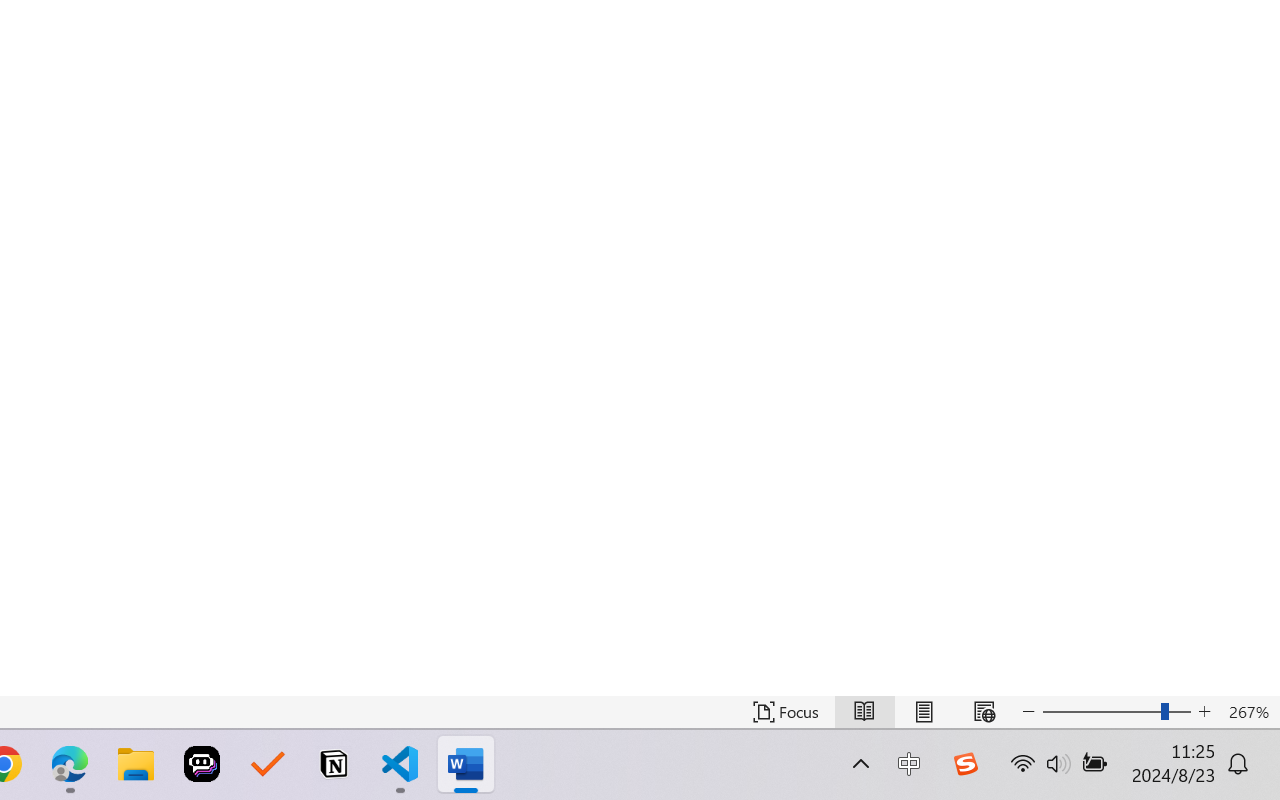  Describe the element at coordinates (1115, 711) in the screenshot. I see `'Text Size'` at that location.